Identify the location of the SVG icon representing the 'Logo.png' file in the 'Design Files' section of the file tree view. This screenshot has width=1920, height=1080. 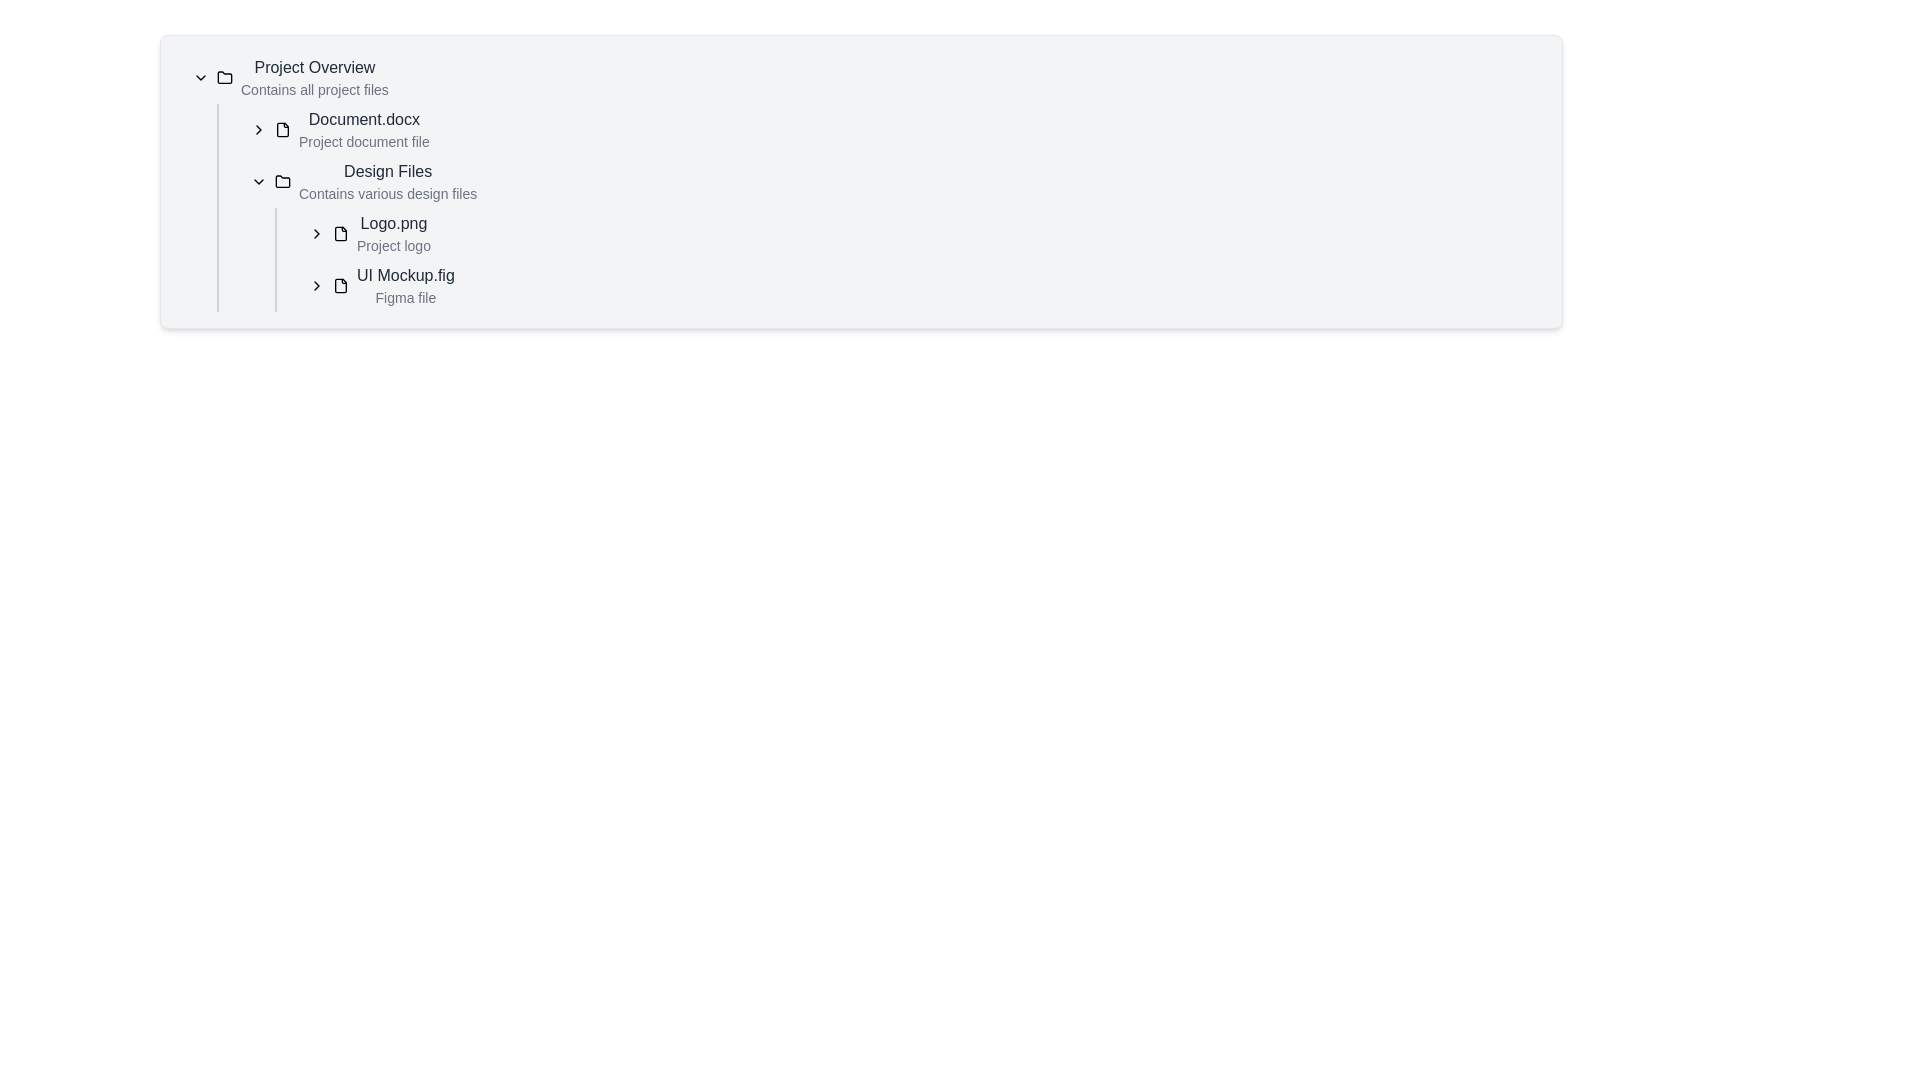
(340, 233).